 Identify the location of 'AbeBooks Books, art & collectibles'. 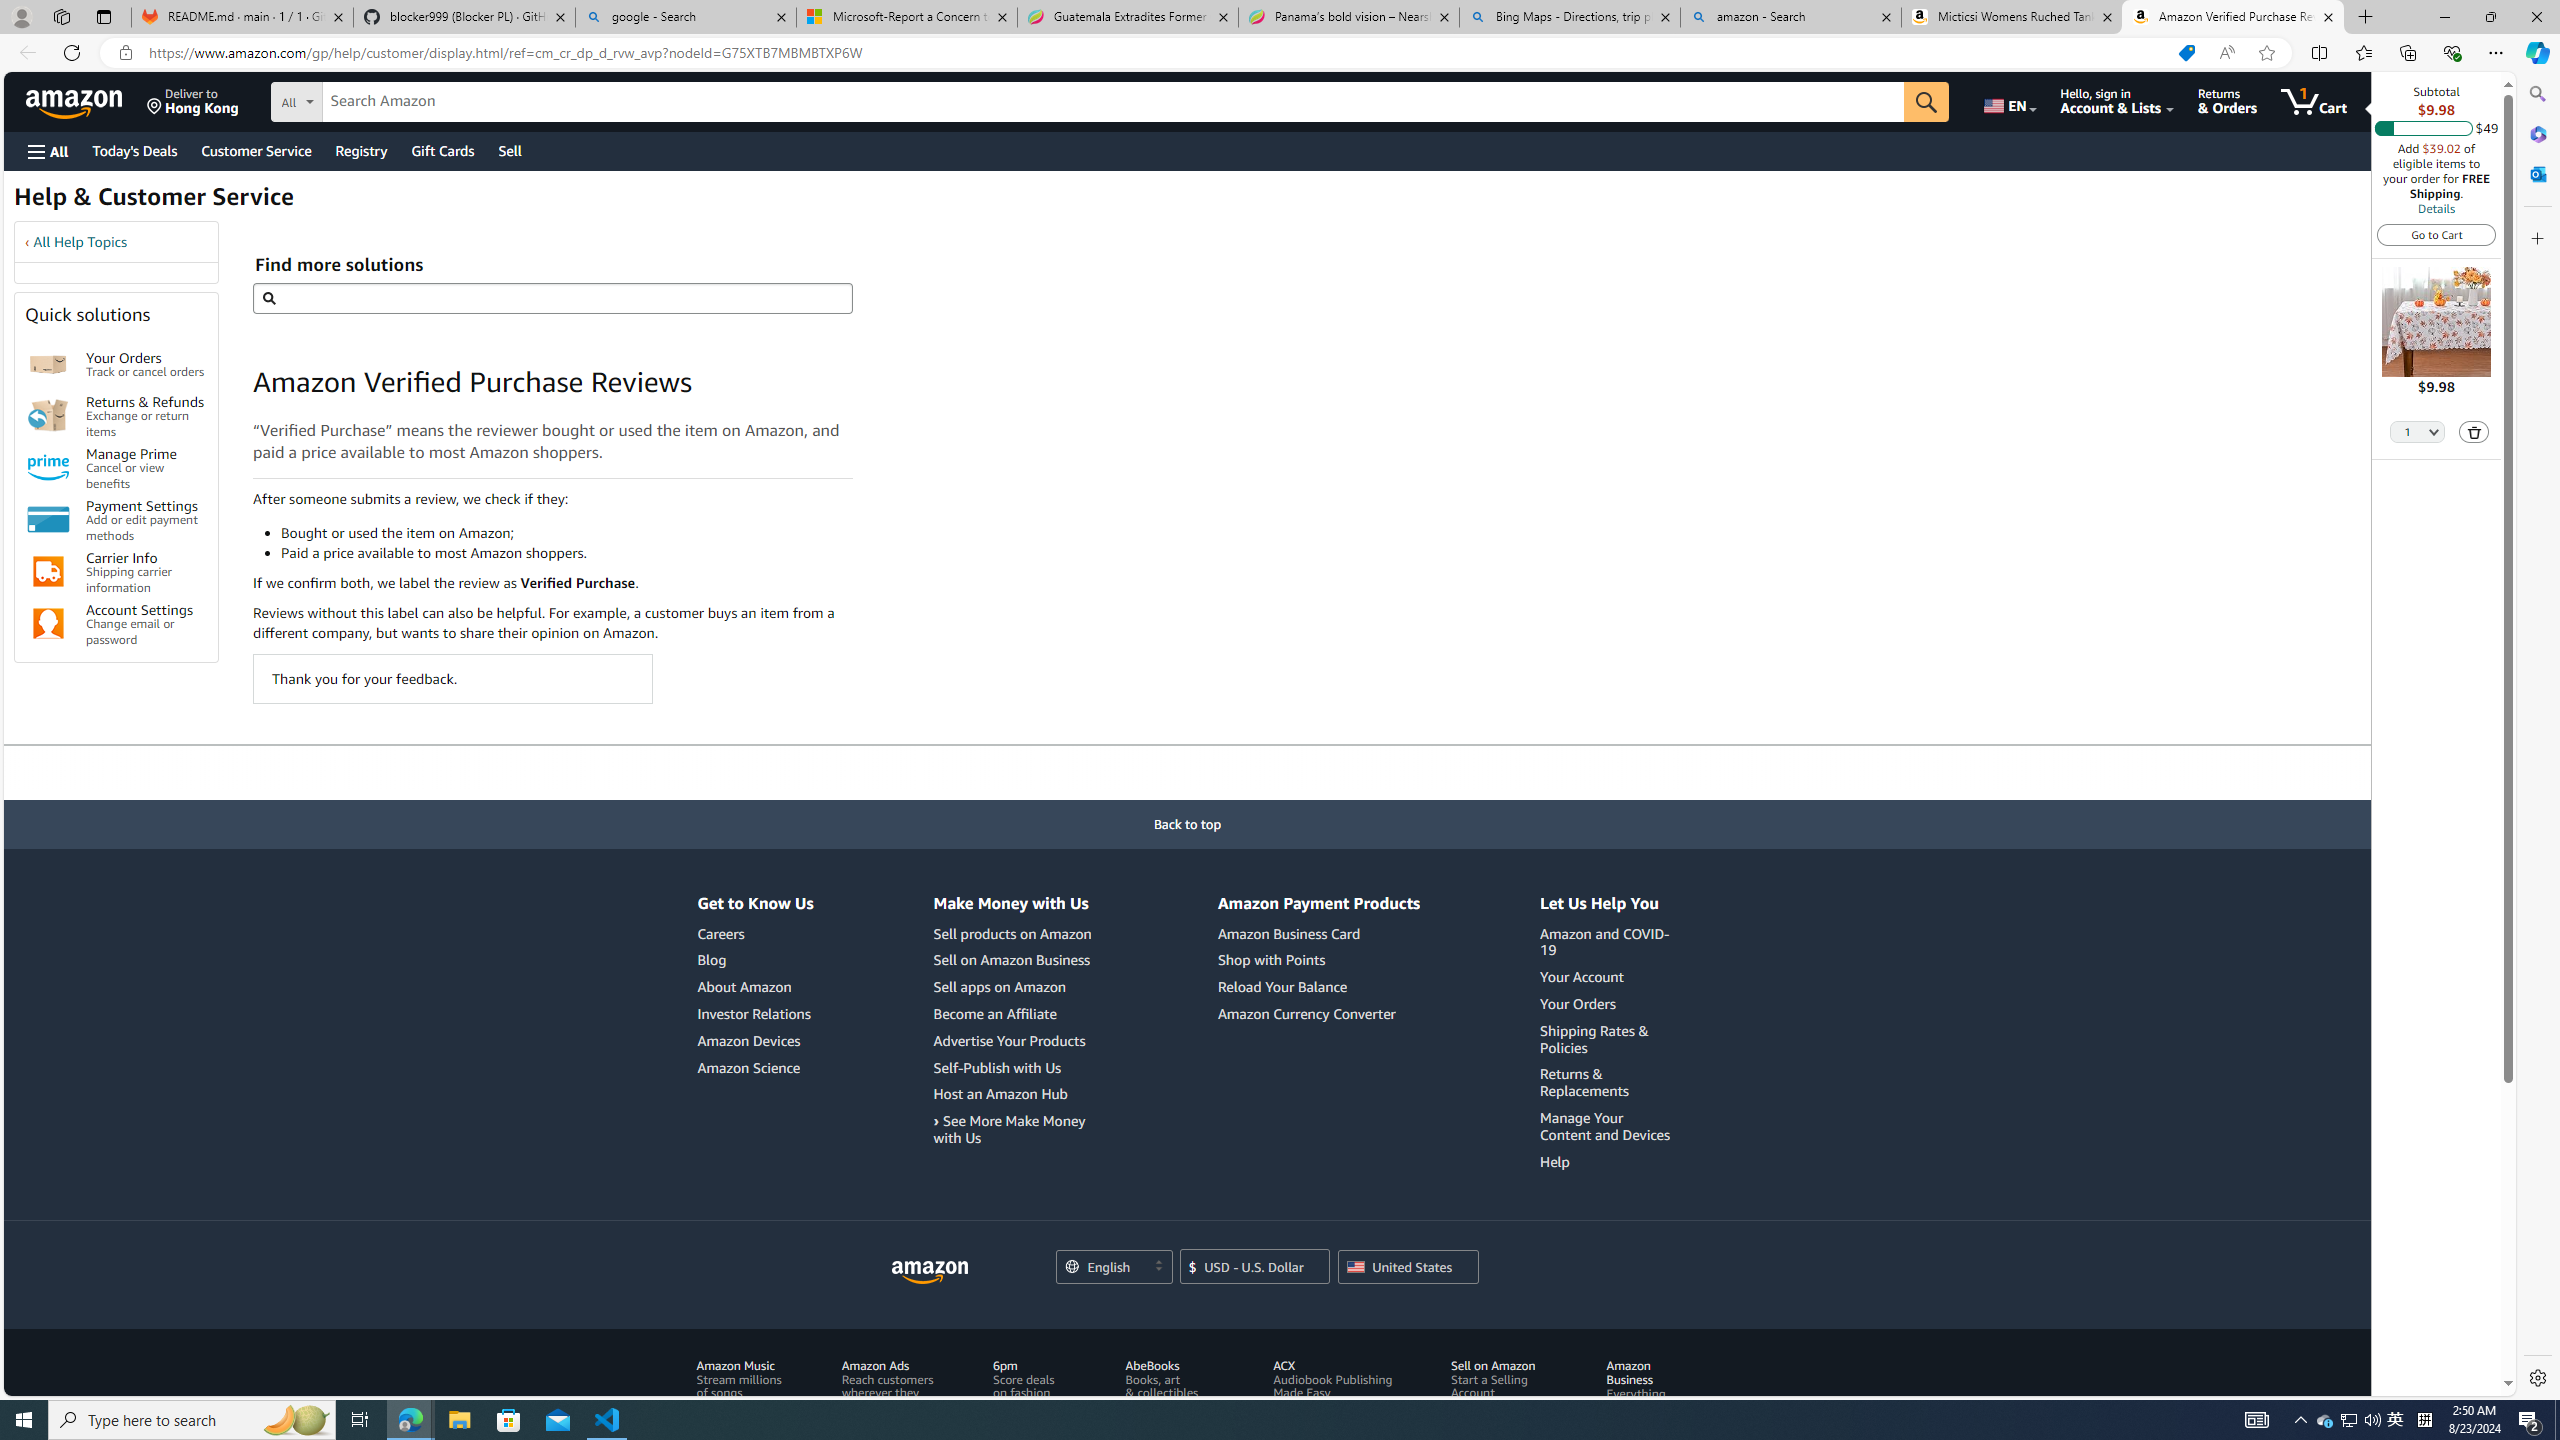
(1174, 1399).